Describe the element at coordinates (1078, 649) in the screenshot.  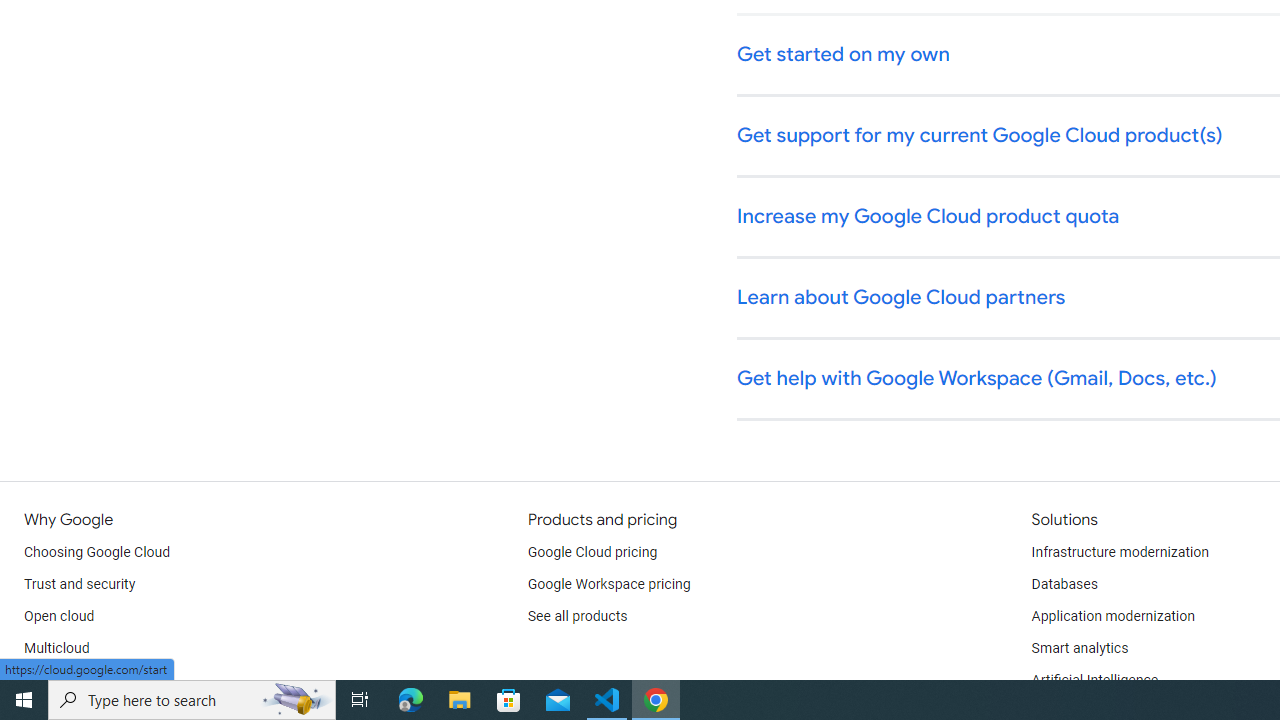
I see `'Smart analytics'` at that location.